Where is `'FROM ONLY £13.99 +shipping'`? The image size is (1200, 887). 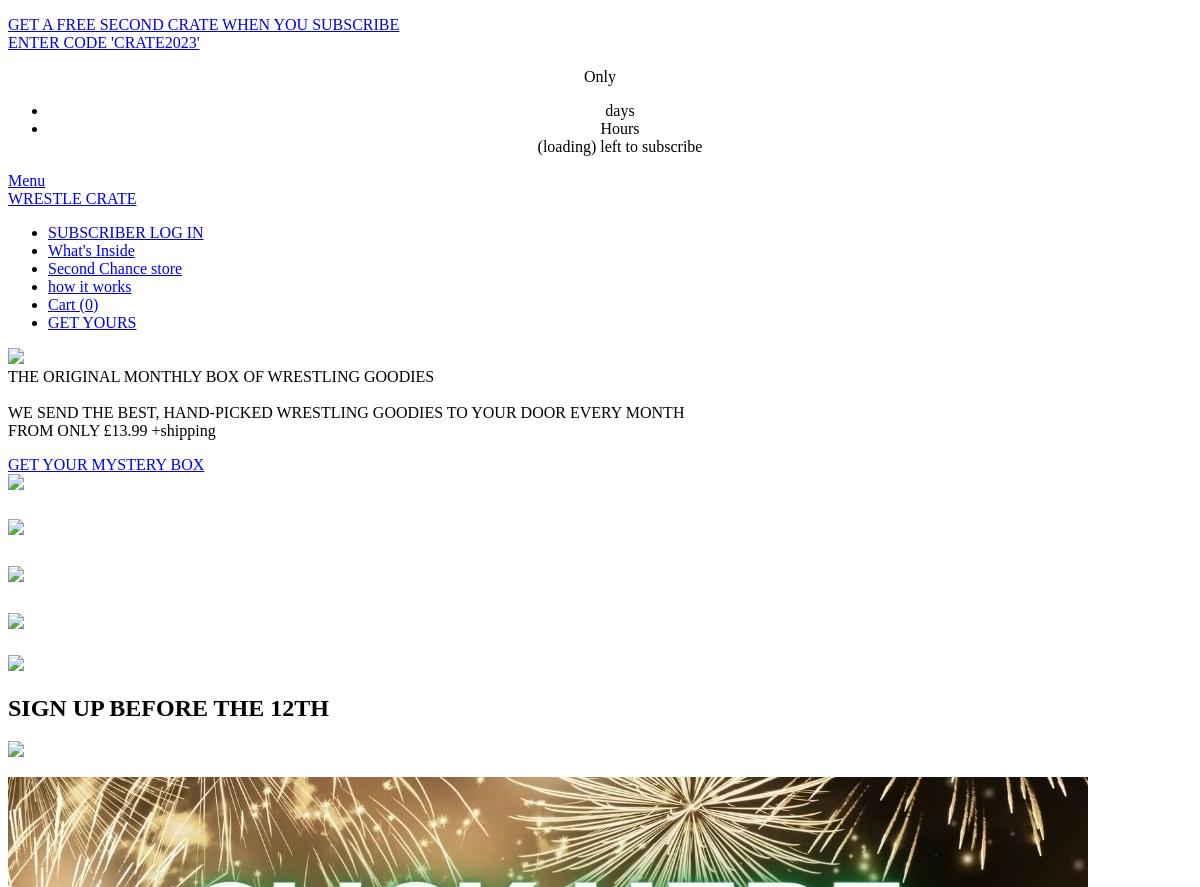
'FROM ONLY £13.99 +shipping' is located at coordinates (111, 430).